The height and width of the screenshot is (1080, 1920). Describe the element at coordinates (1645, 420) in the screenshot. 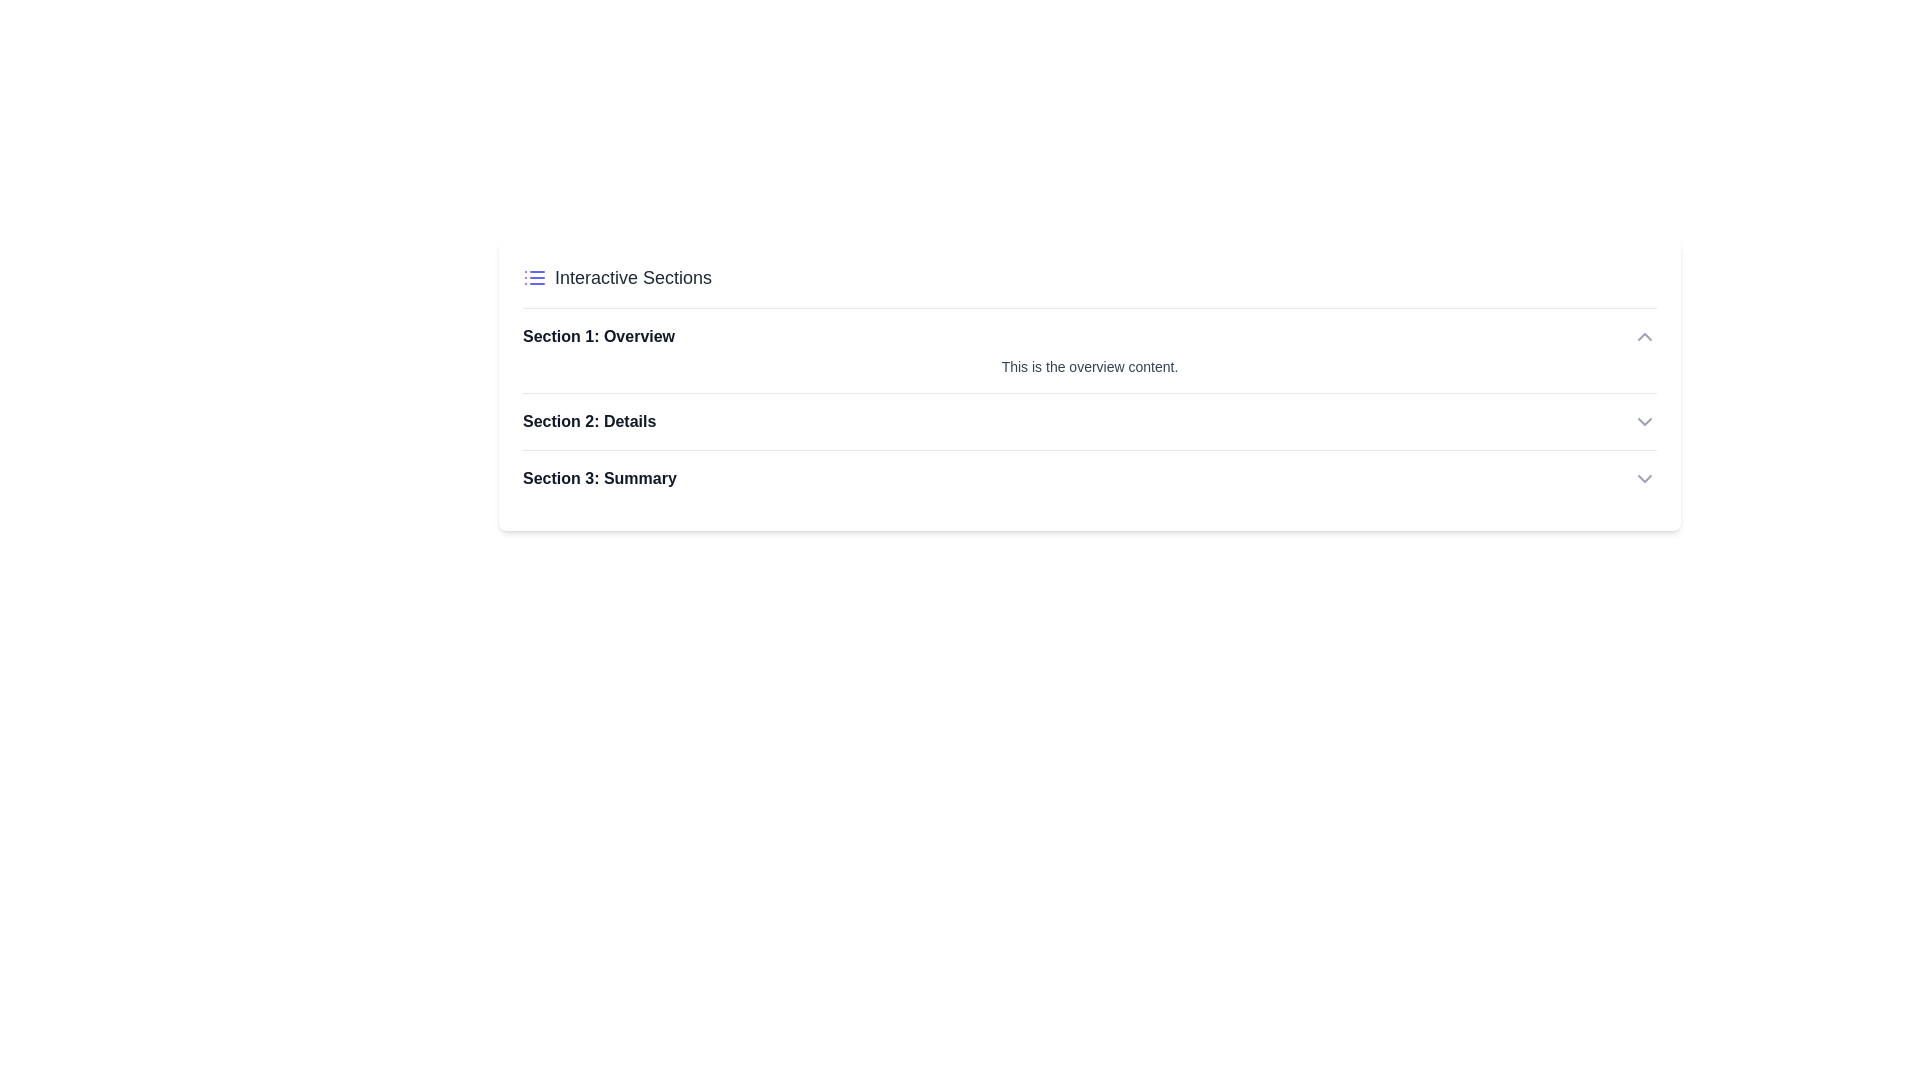

I see `the Dropdown toggle icon (chevron) located on the right side of the 'Section 2: Details' heading` at that location.